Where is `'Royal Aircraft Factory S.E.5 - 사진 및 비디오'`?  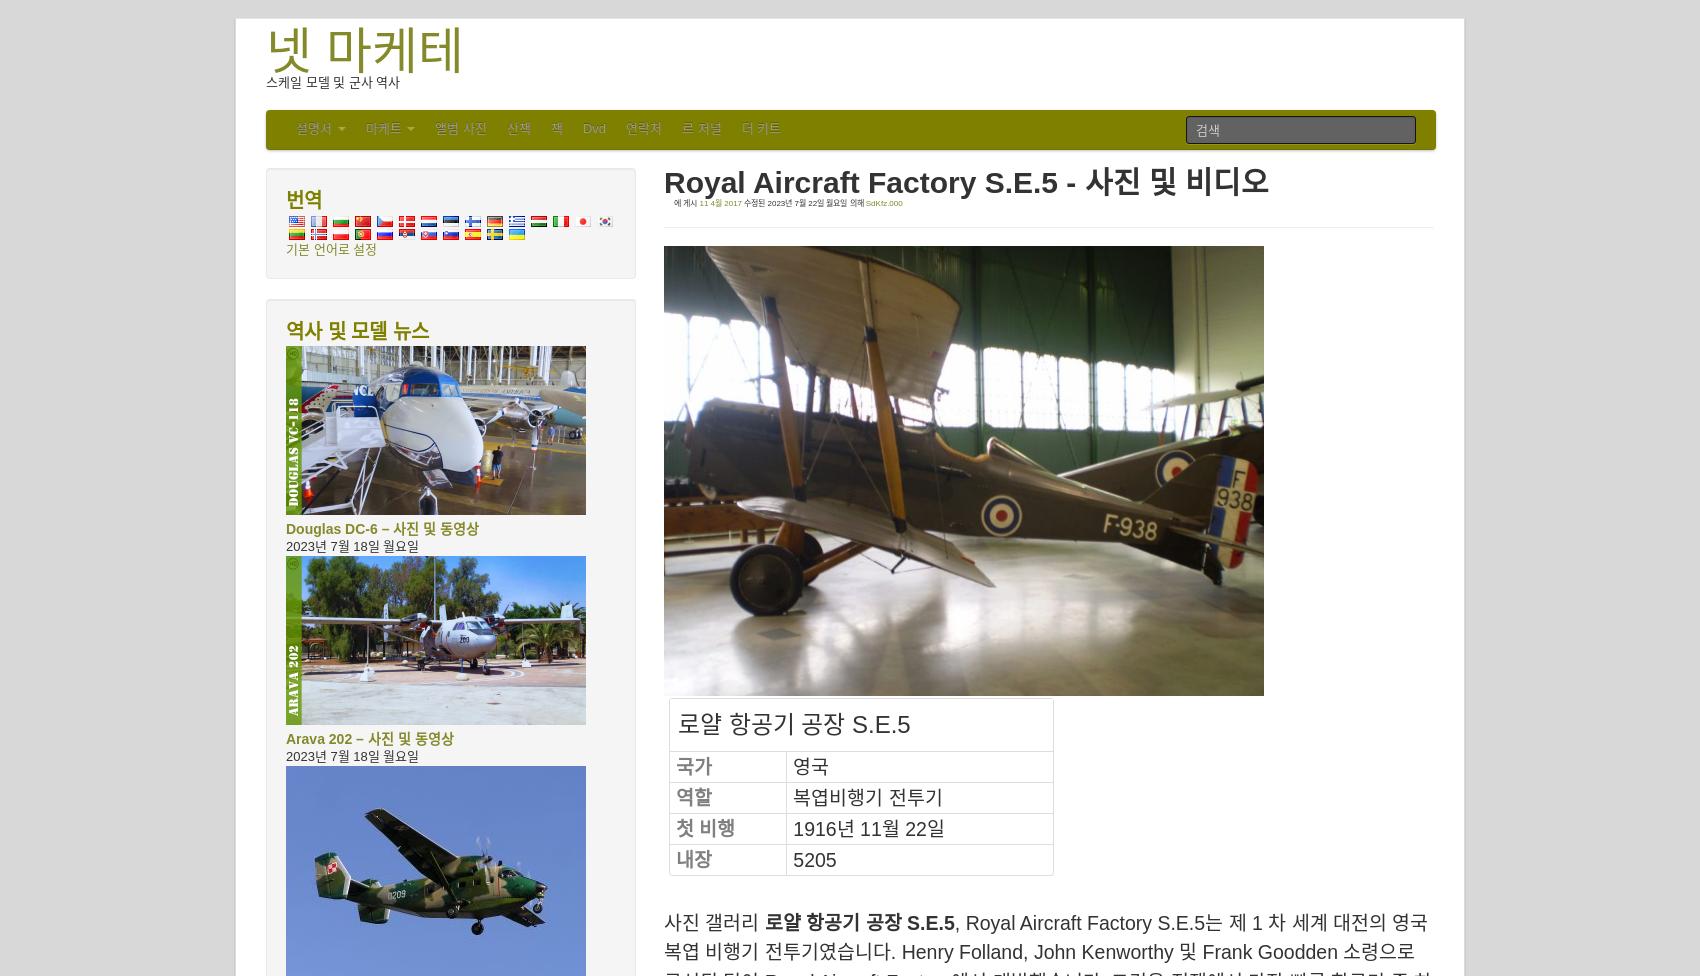
'Royal Aircraft Factory S.E.5 - 사진 및 비디오' is located at coordinates (965, 181).